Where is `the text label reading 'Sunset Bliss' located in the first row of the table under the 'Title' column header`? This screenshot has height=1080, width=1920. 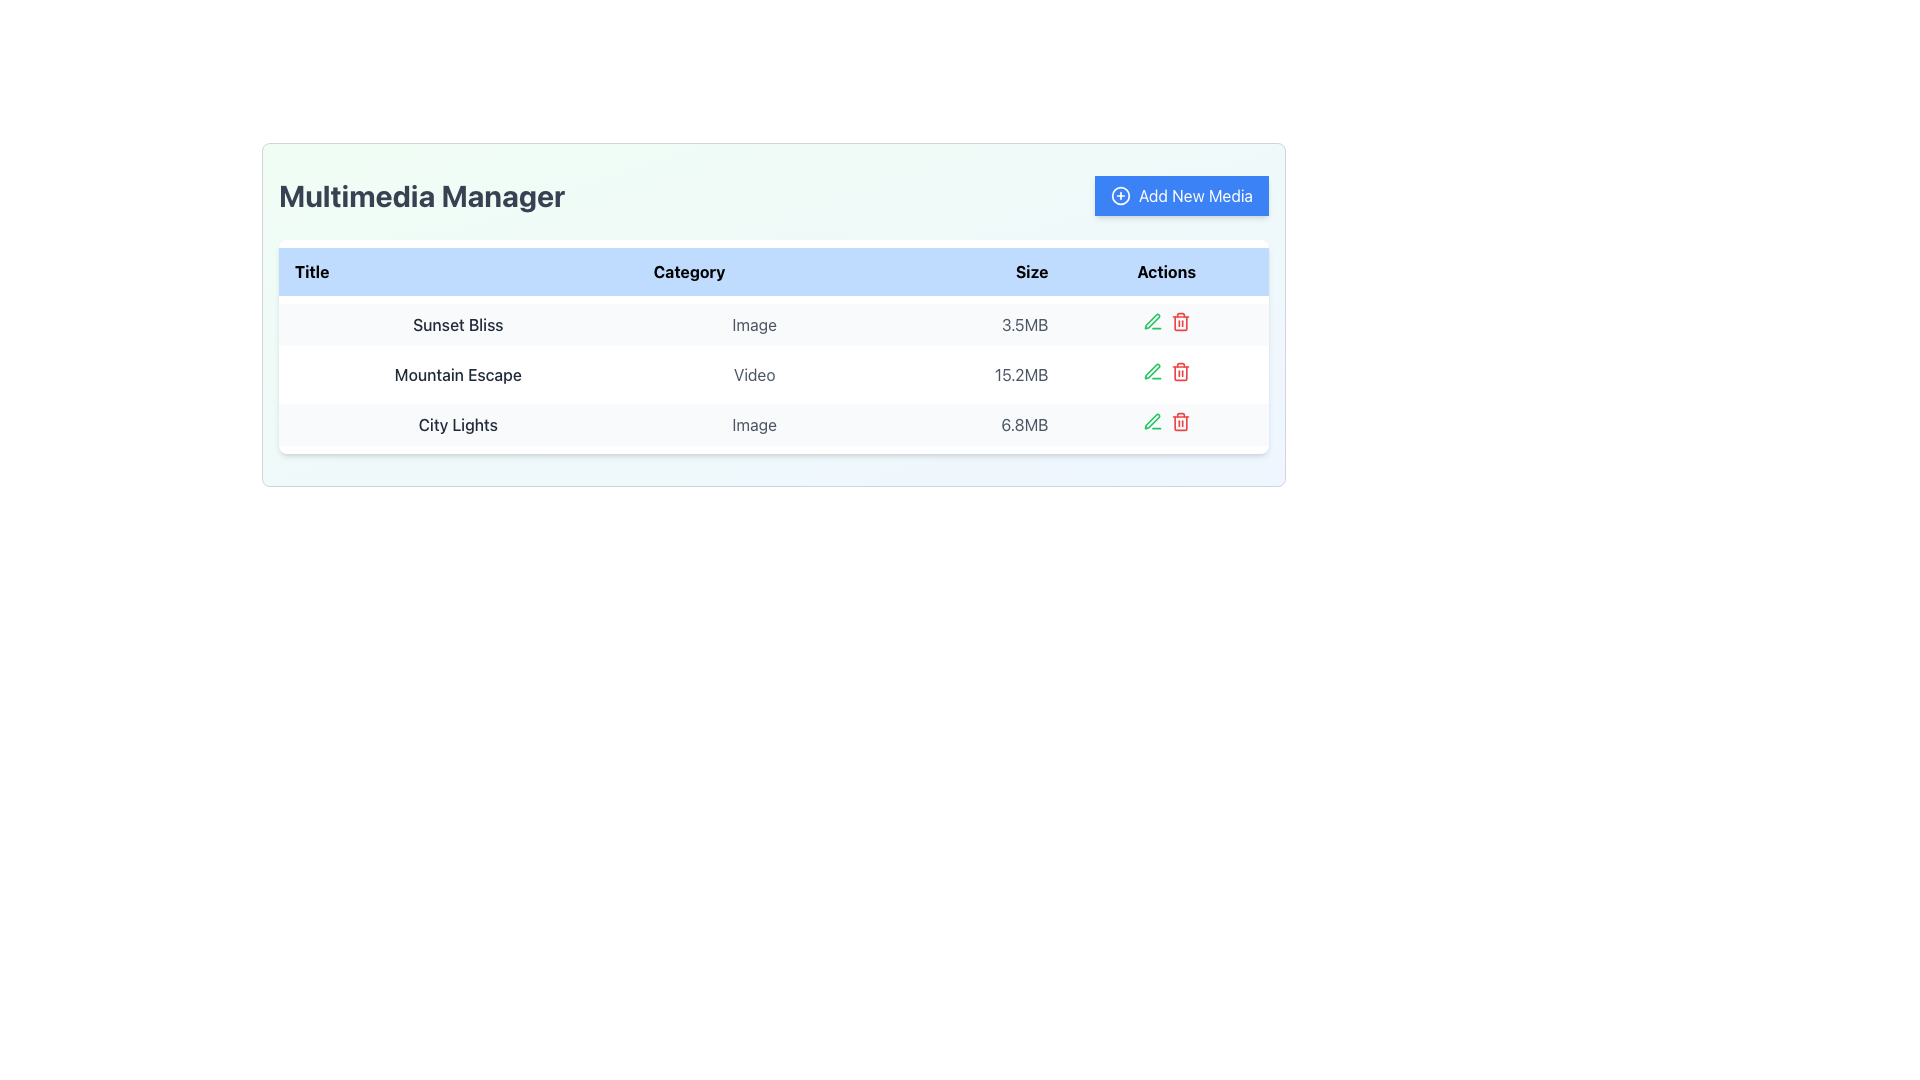 the text label reading 'Sunset Bliss' located in the first row of the table under the 'Title' column header is located at coordinates (457, 323).